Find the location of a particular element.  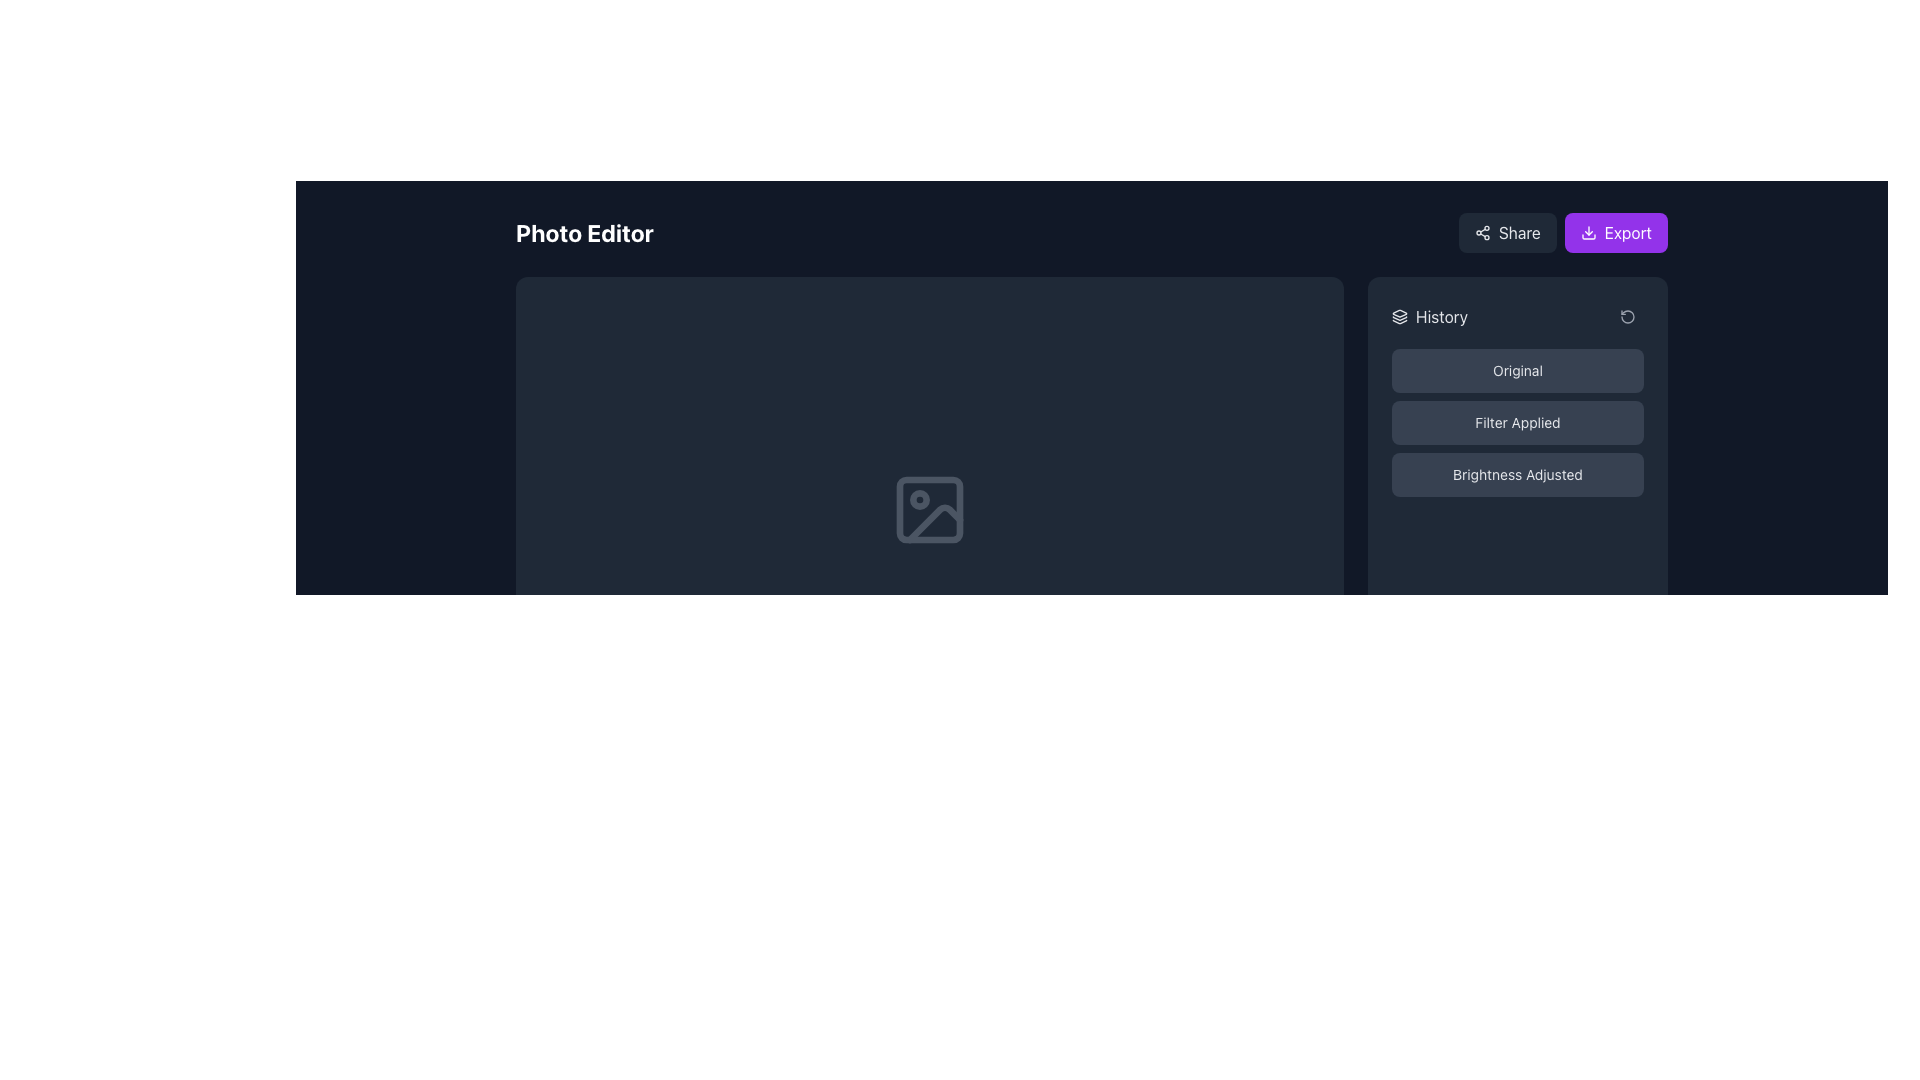

the button in the photo editor interface that changes the displayed image is located at coordinates (929, 508).